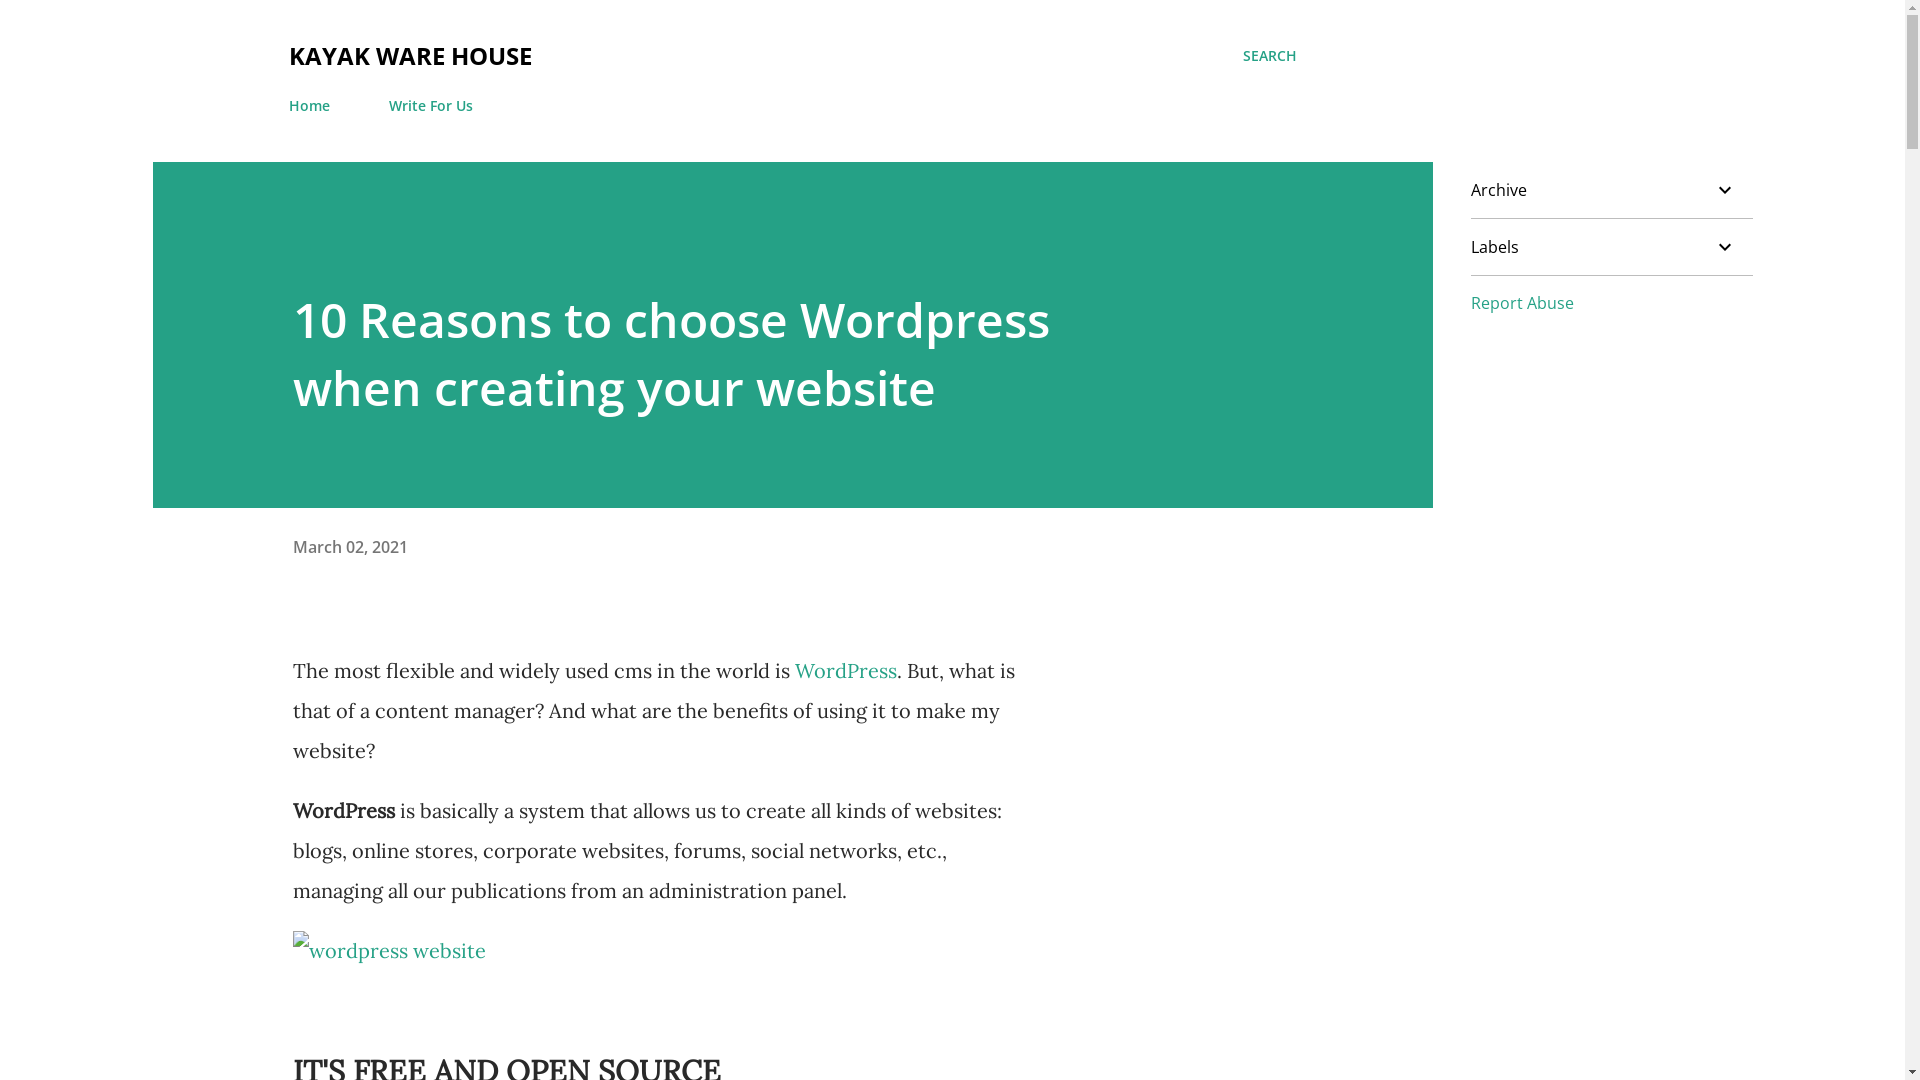 This screenshot has height=1080, width=1920. What do you see at coordinates (429, 105) in the screenshot?
I see `'Write For Us'` at bounding box center [429, 105].